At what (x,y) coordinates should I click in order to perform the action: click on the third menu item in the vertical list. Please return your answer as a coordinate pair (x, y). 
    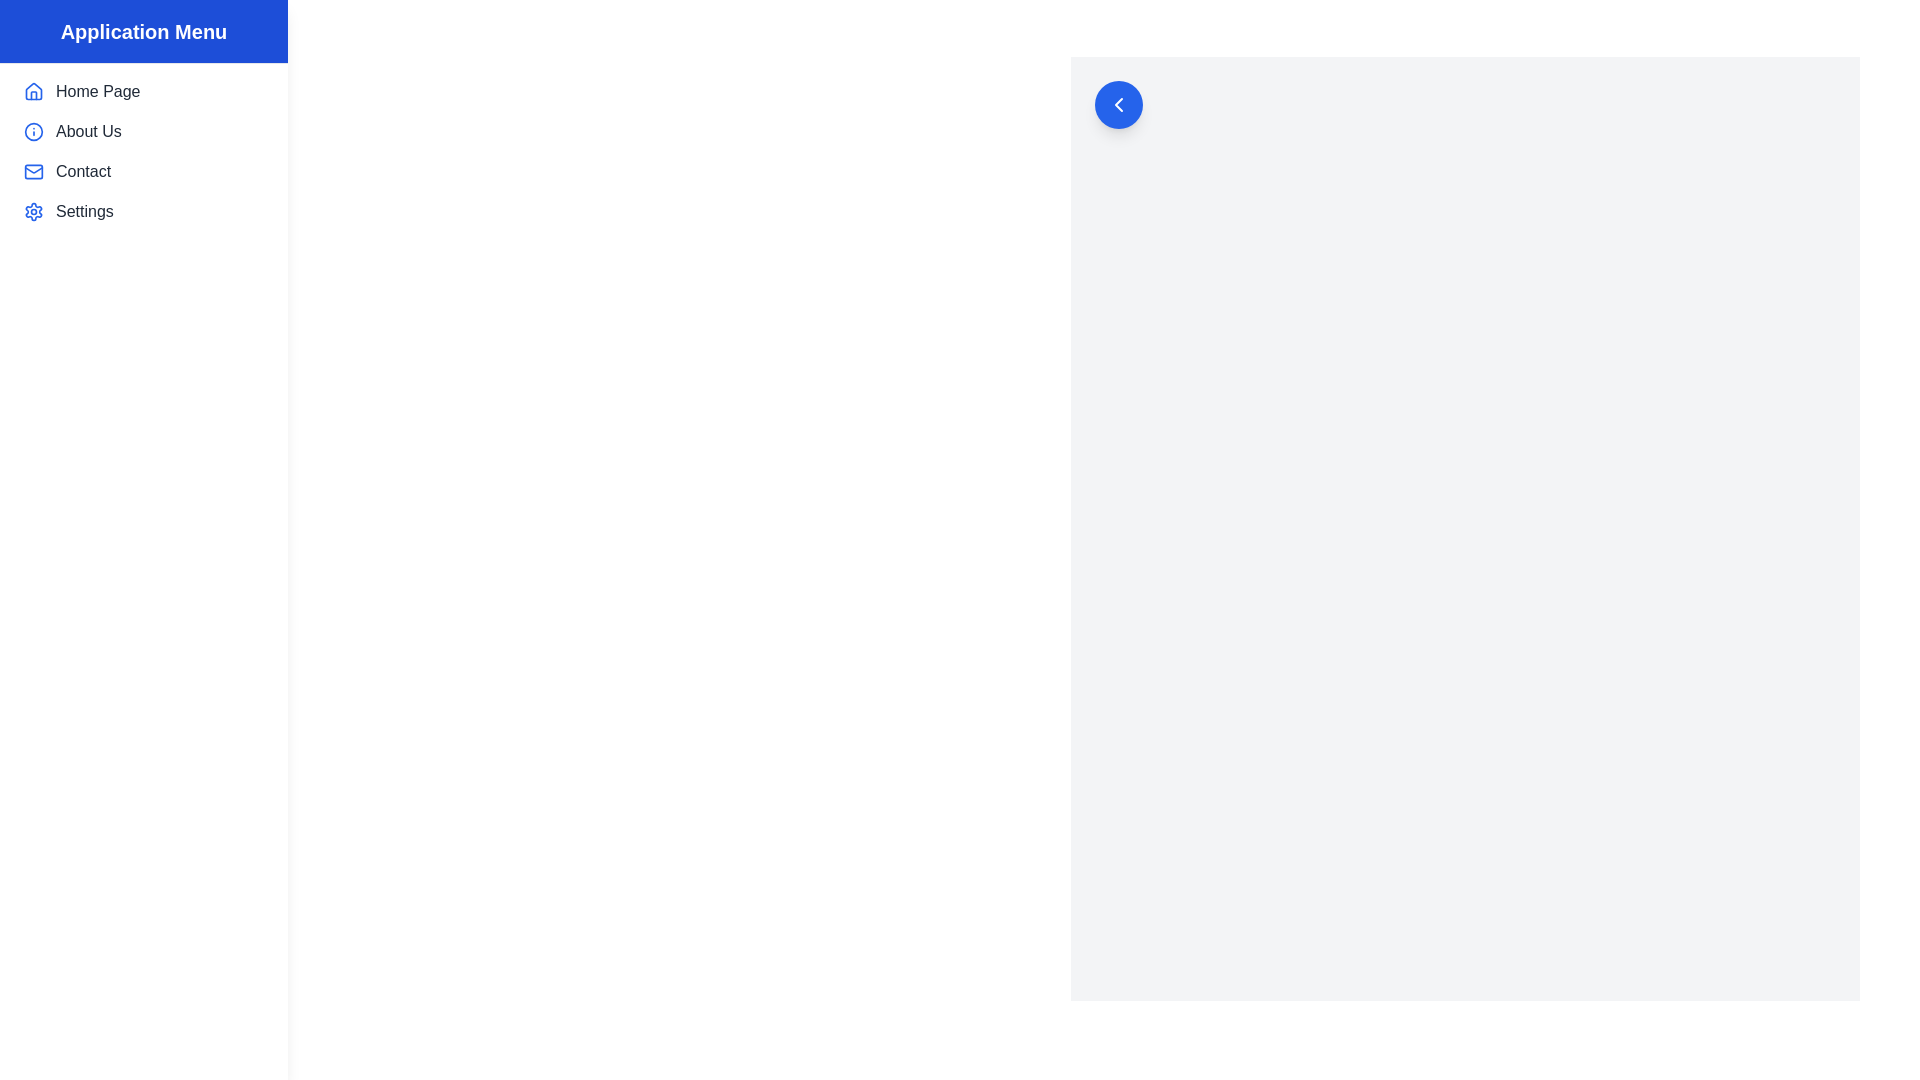
    Looking at the image, I should click on (143, 171).